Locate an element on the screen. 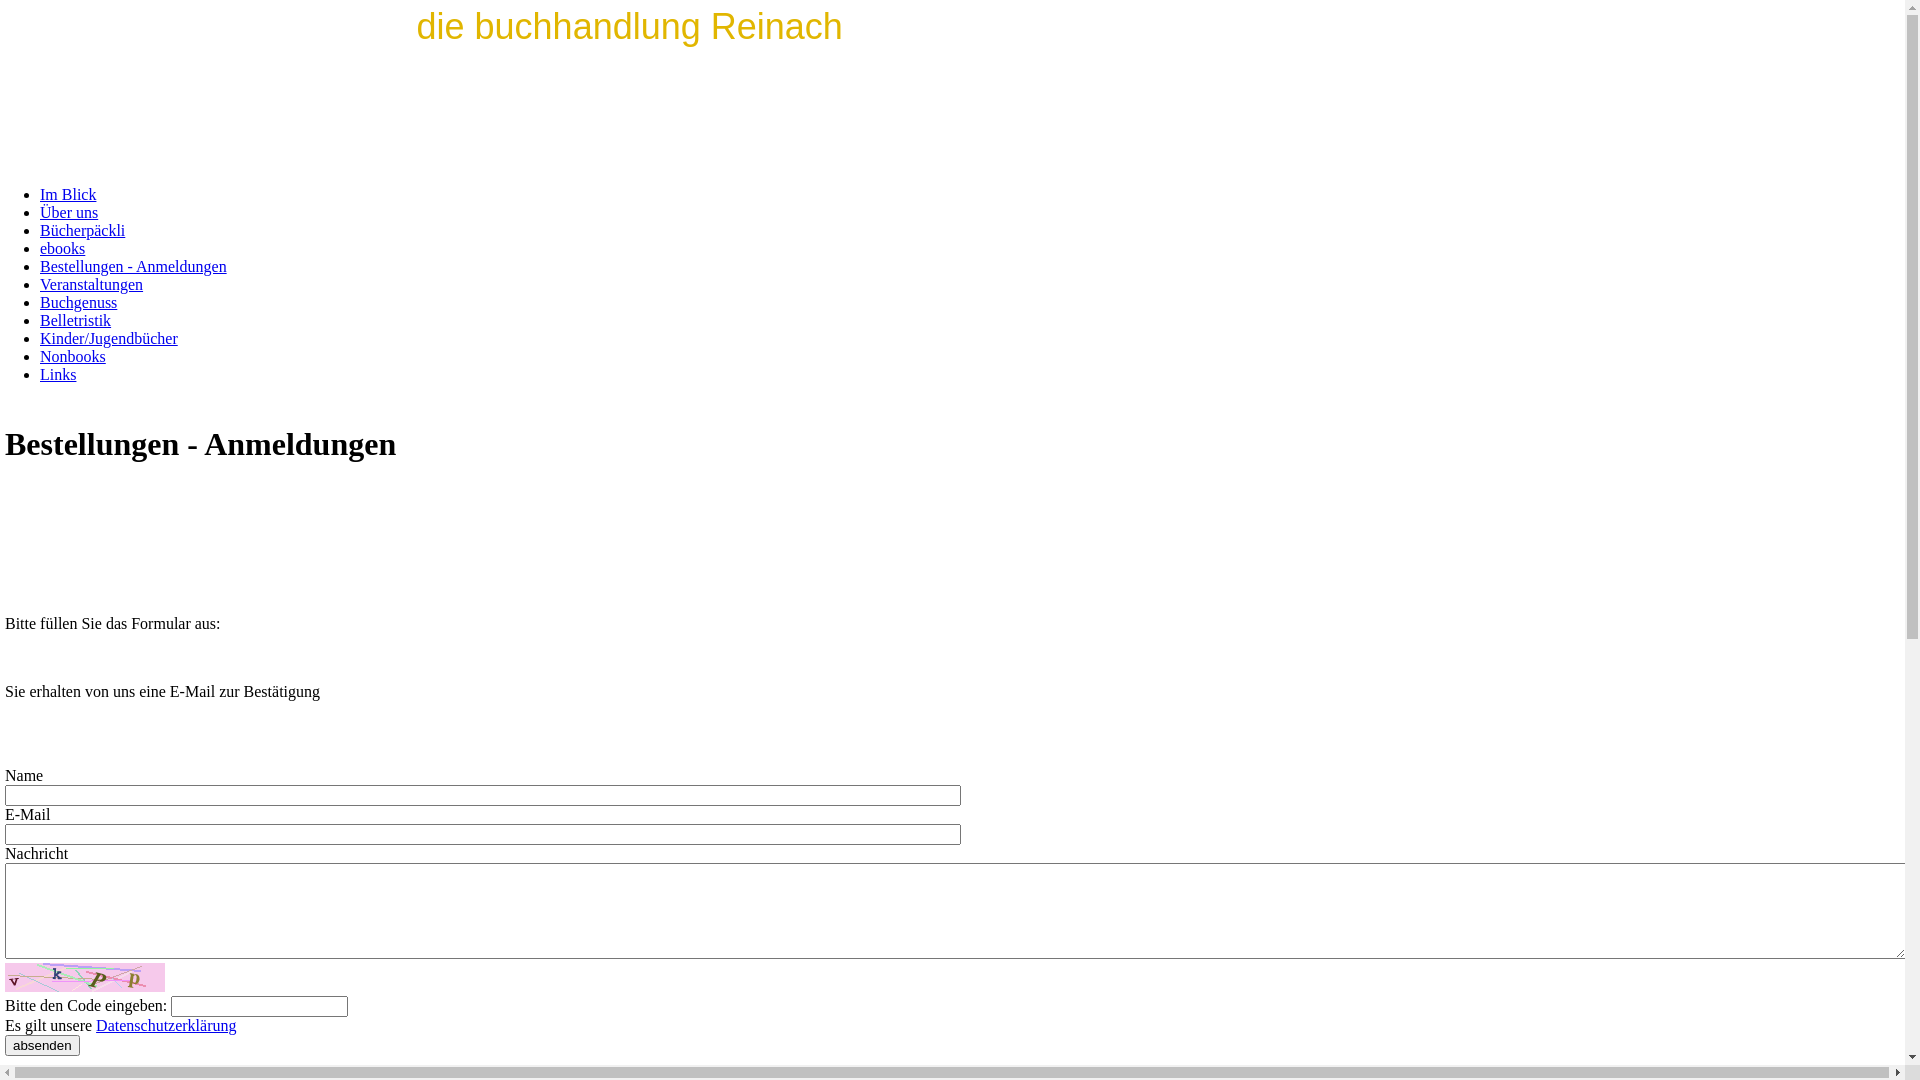  'Veranstaltungen' is located at coordinates (90, 284).